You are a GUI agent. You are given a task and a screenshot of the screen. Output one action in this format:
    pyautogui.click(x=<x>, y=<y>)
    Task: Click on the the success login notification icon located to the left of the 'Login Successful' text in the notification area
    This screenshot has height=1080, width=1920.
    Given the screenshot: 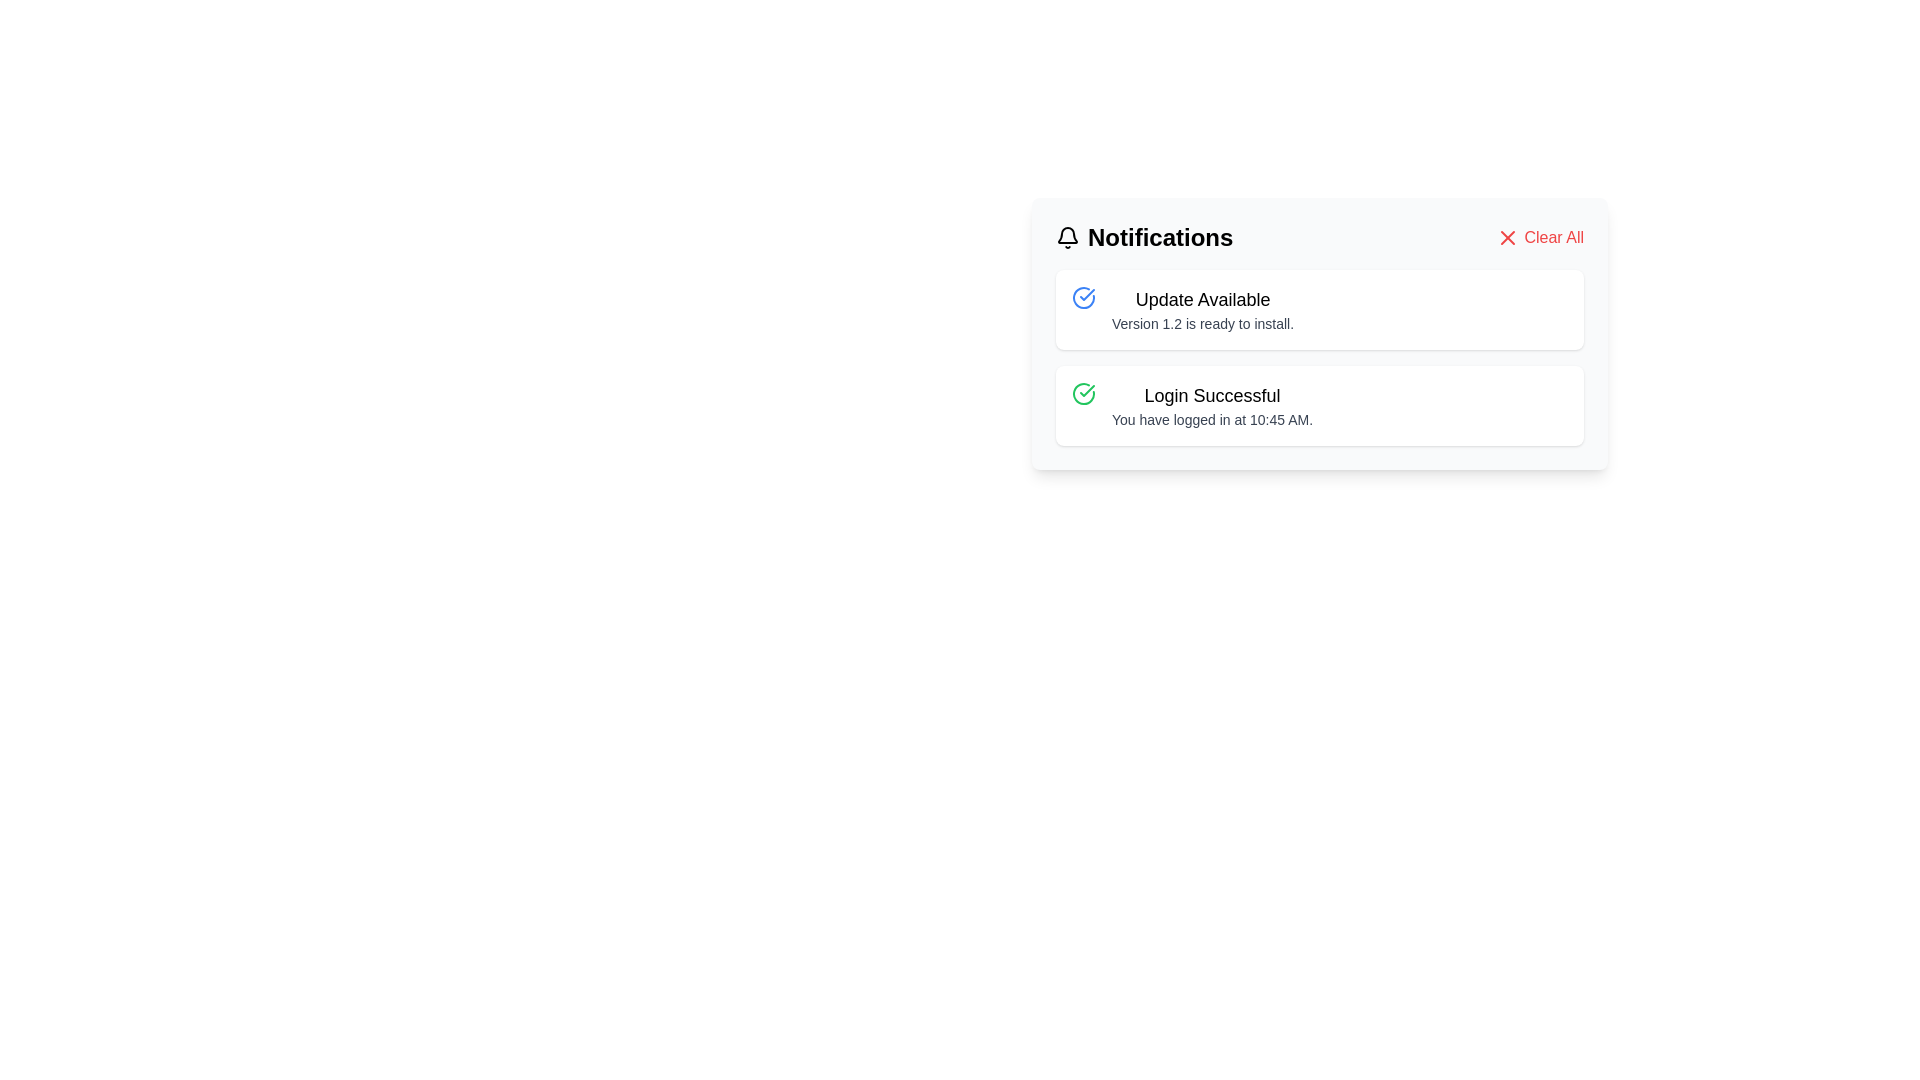 What is the action you would take?
    pyautogui.click(x=1083, y=393)
    